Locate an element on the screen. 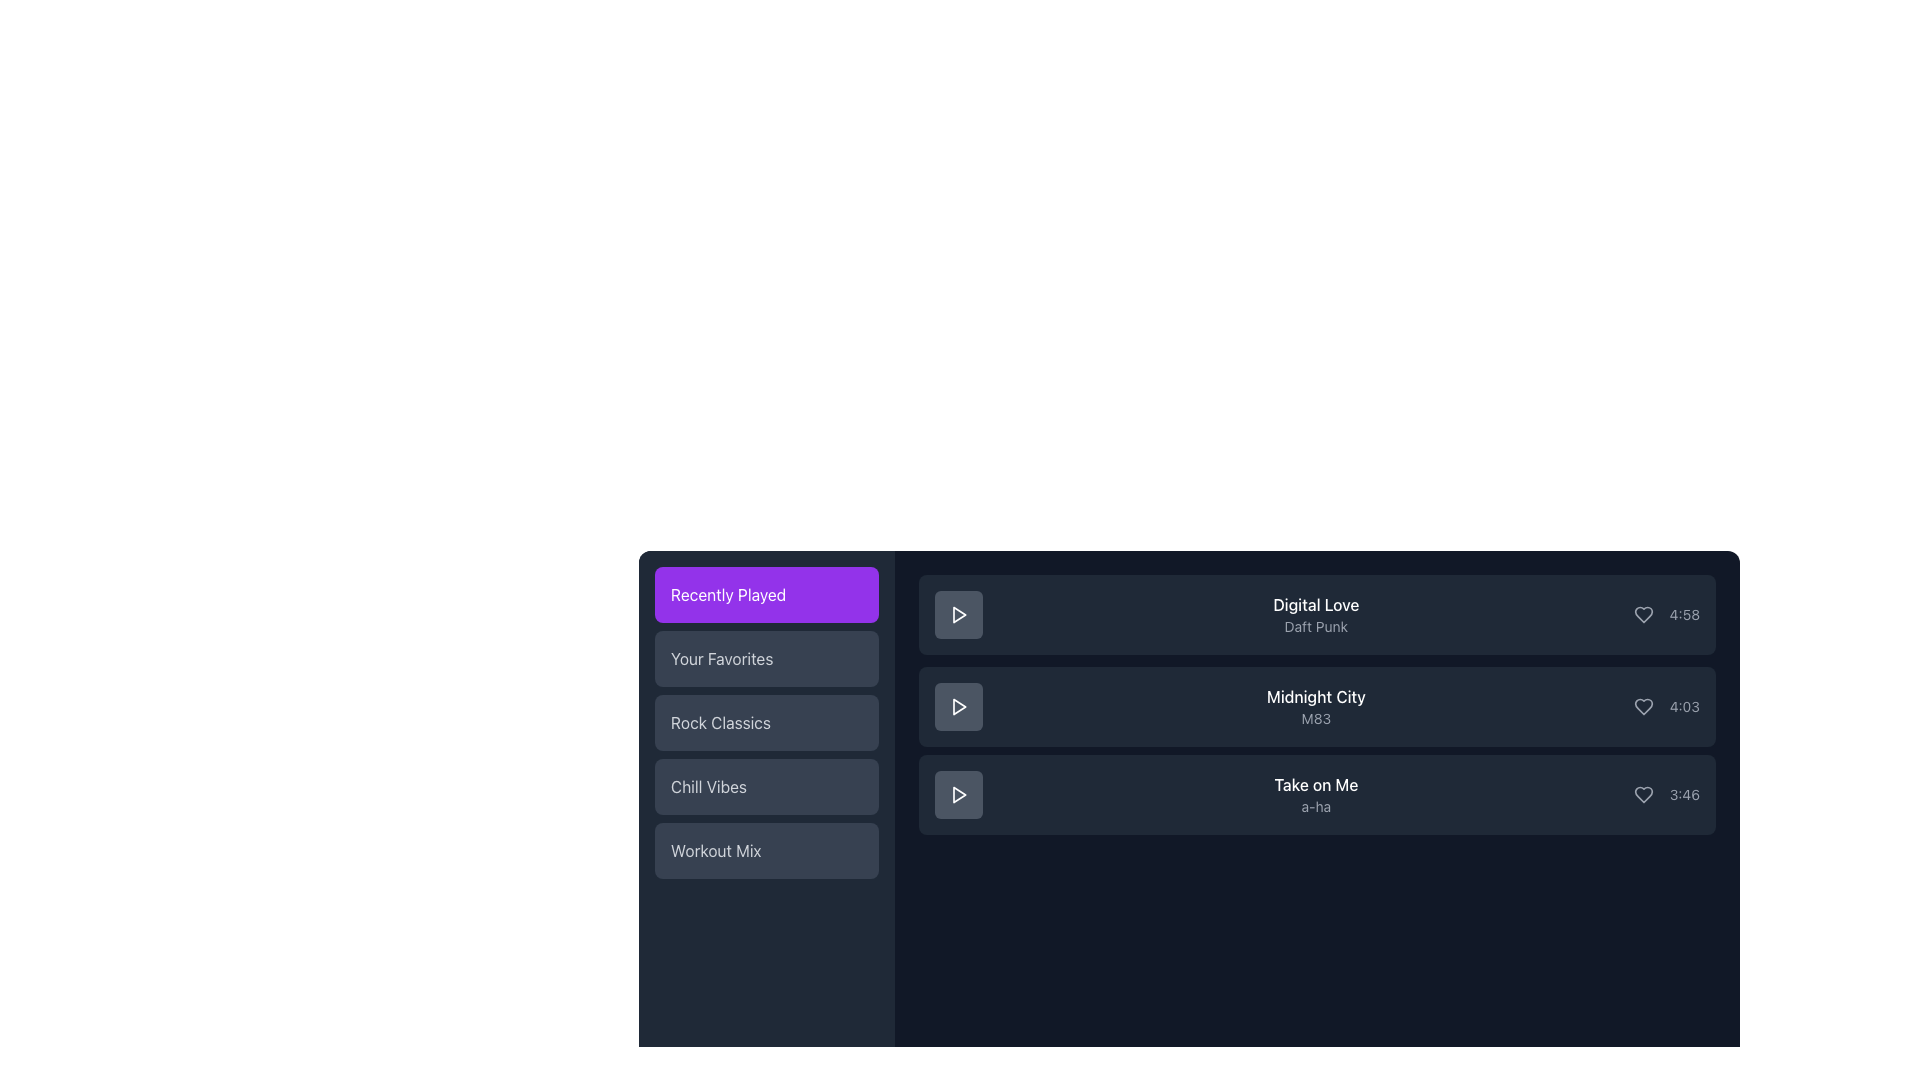  the 'Rock Classics' button located in the left sidebar, which has a dark gray background and light gray text is located at coordinates (766, 722).